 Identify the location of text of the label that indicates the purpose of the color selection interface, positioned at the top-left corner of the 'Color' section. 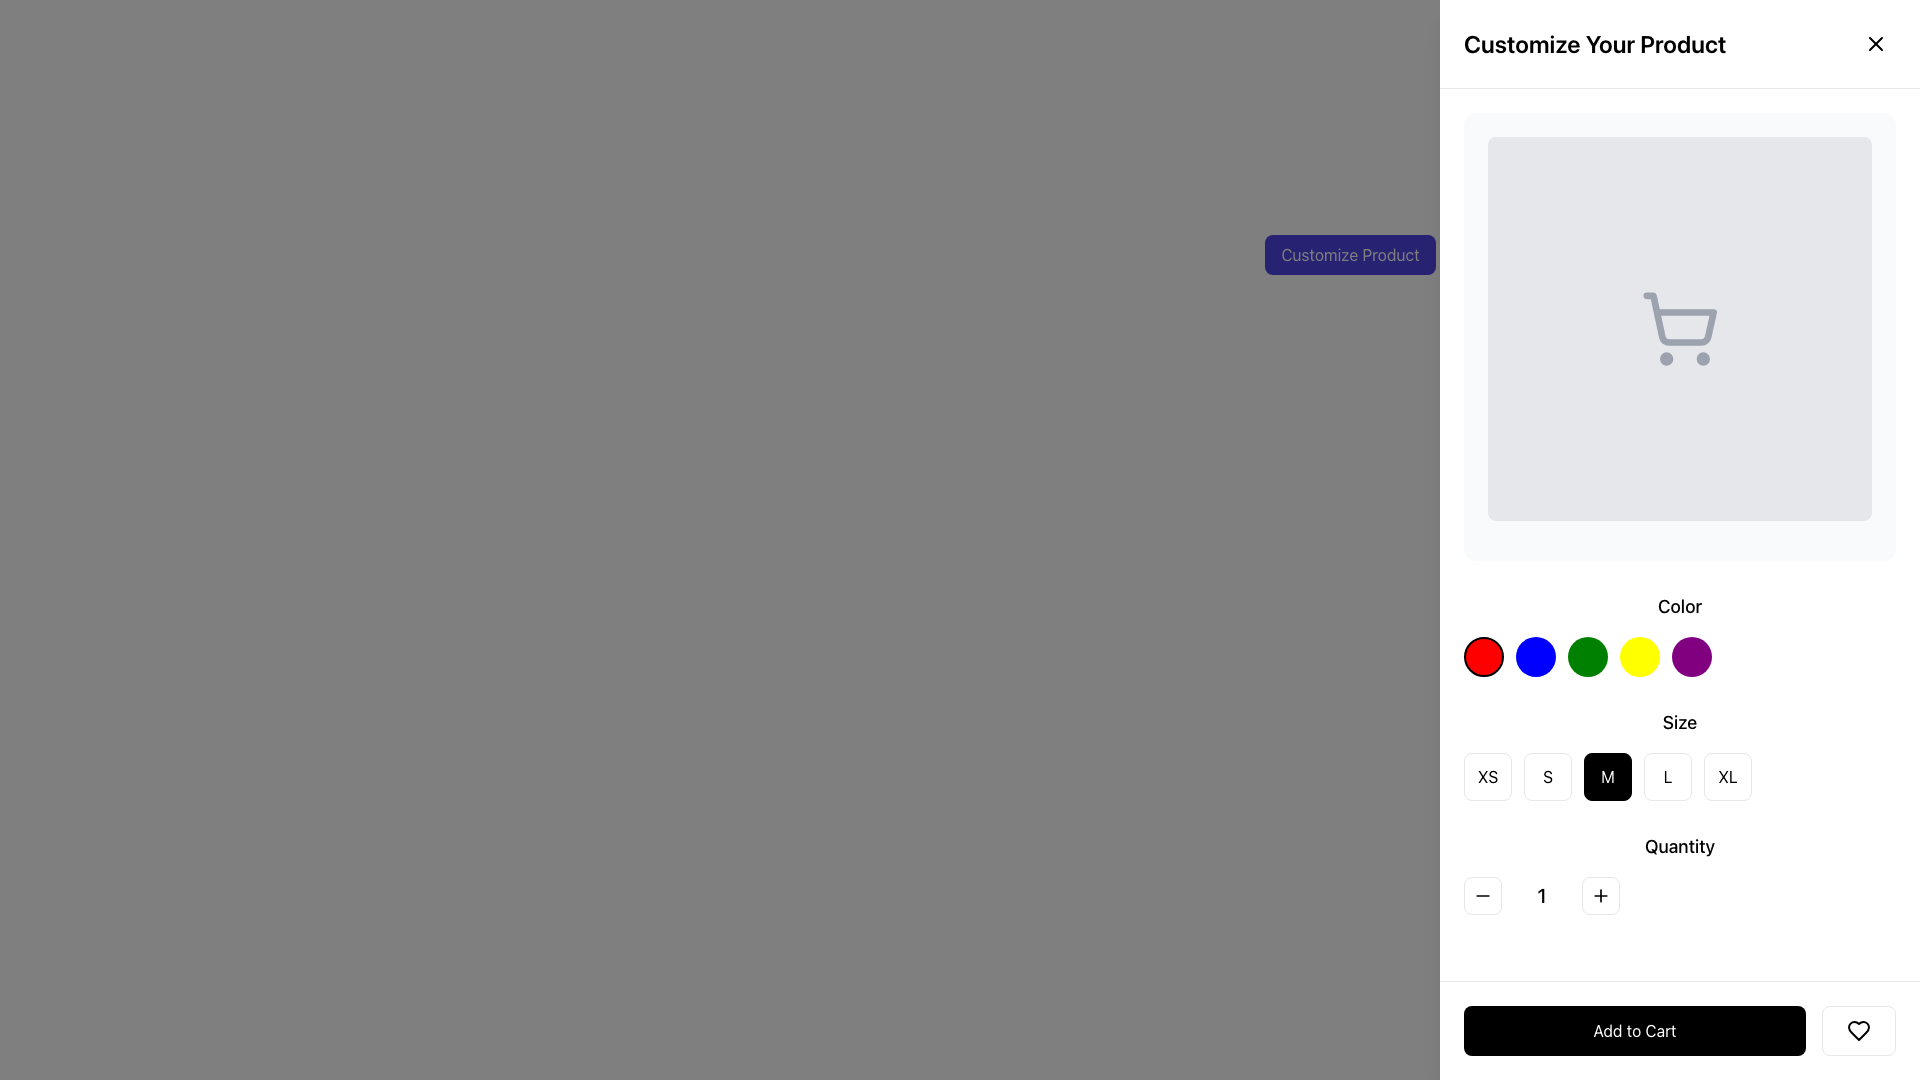
(1680, 605).